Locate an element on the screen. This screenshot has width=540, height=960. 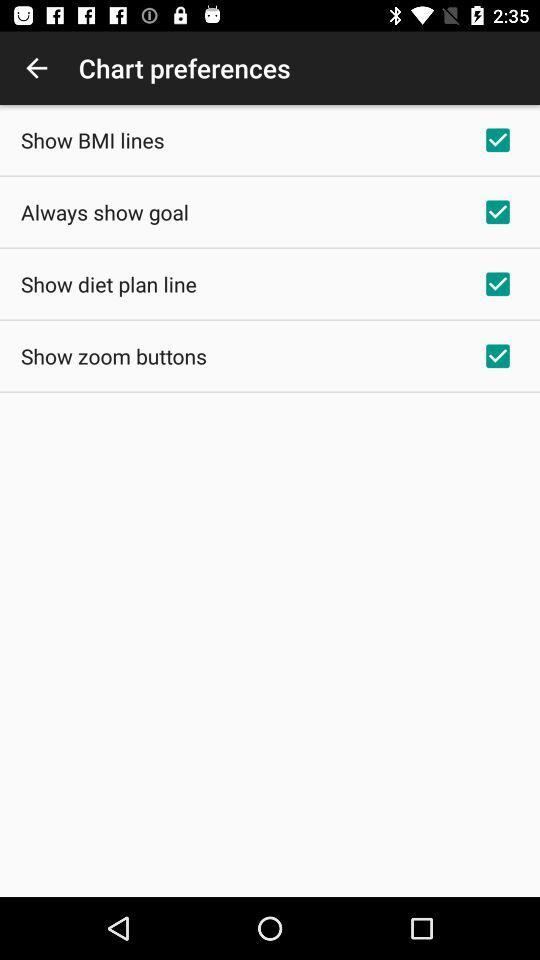
show zoom buttons icon is located at coordinates (113, 356).